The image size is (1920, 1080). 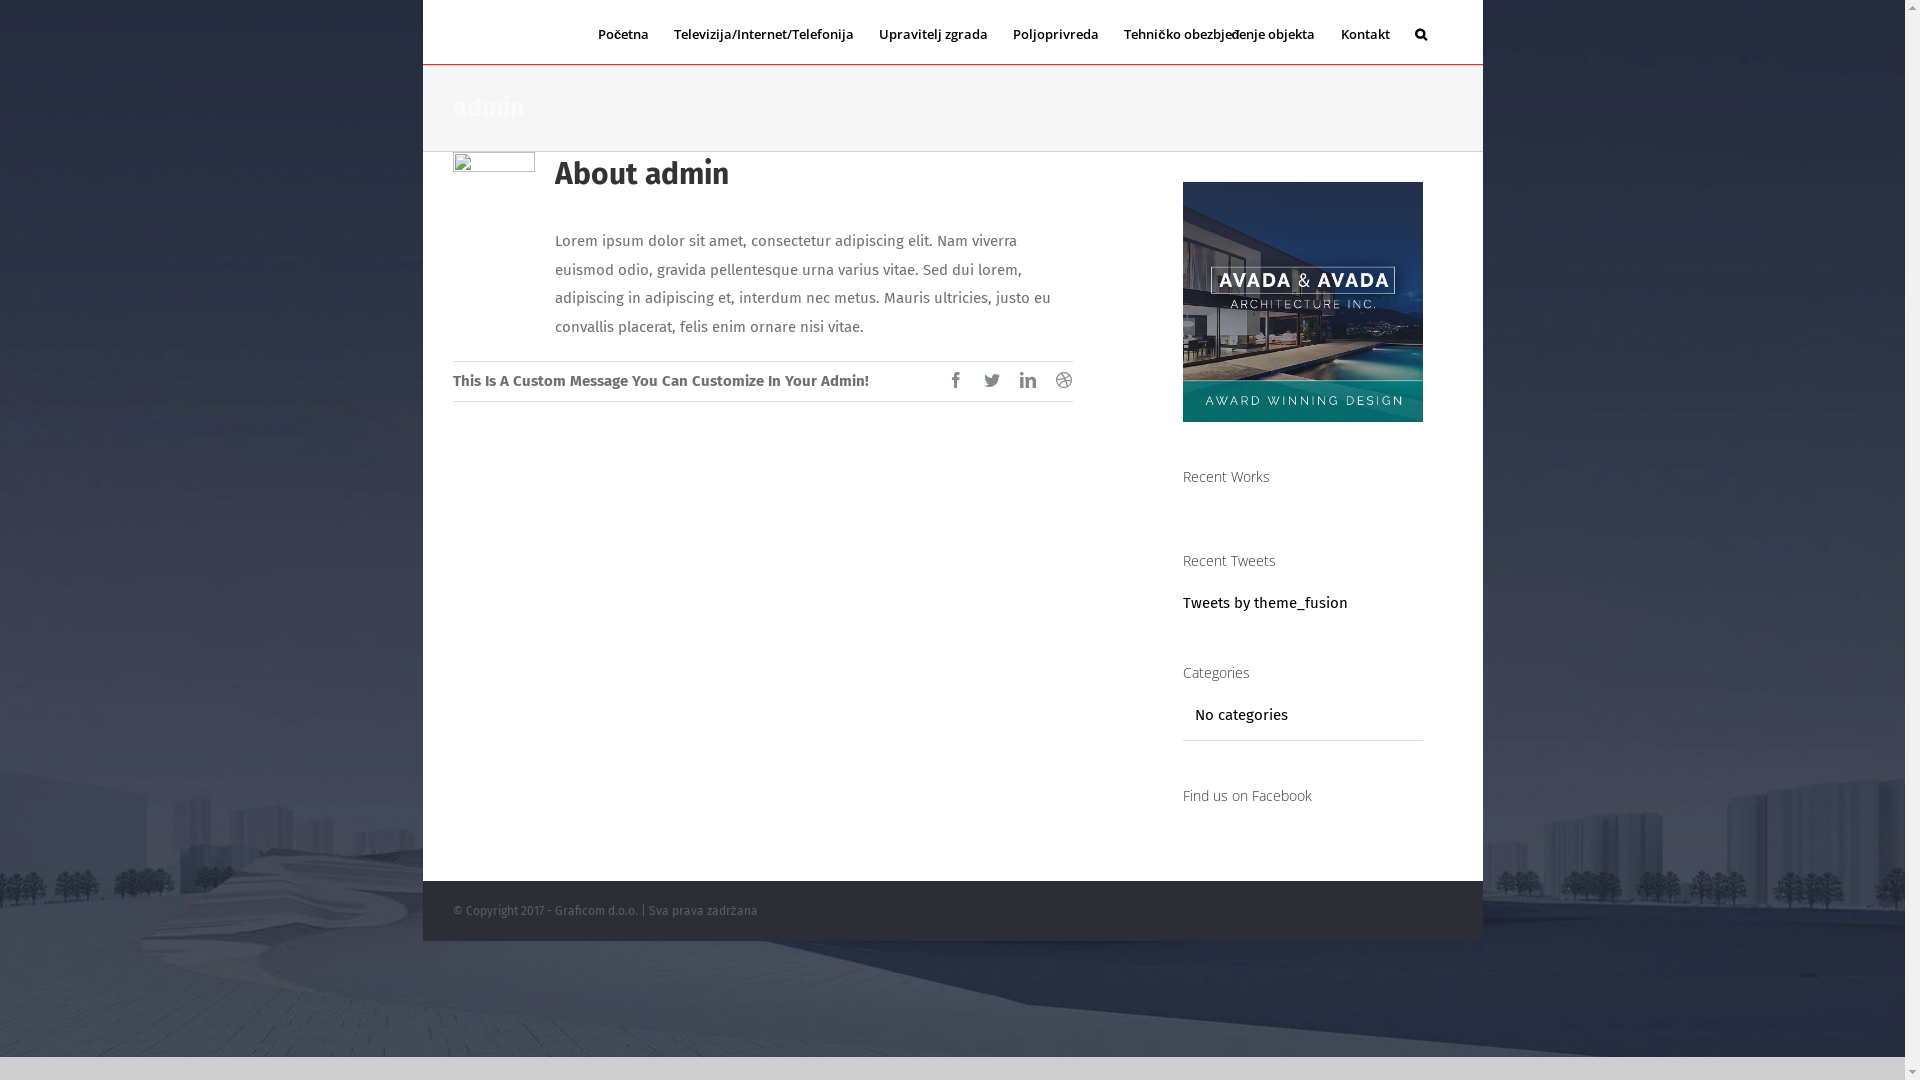 I want to click on 'Upravitelj zgrada', so click(x=932, y=31).